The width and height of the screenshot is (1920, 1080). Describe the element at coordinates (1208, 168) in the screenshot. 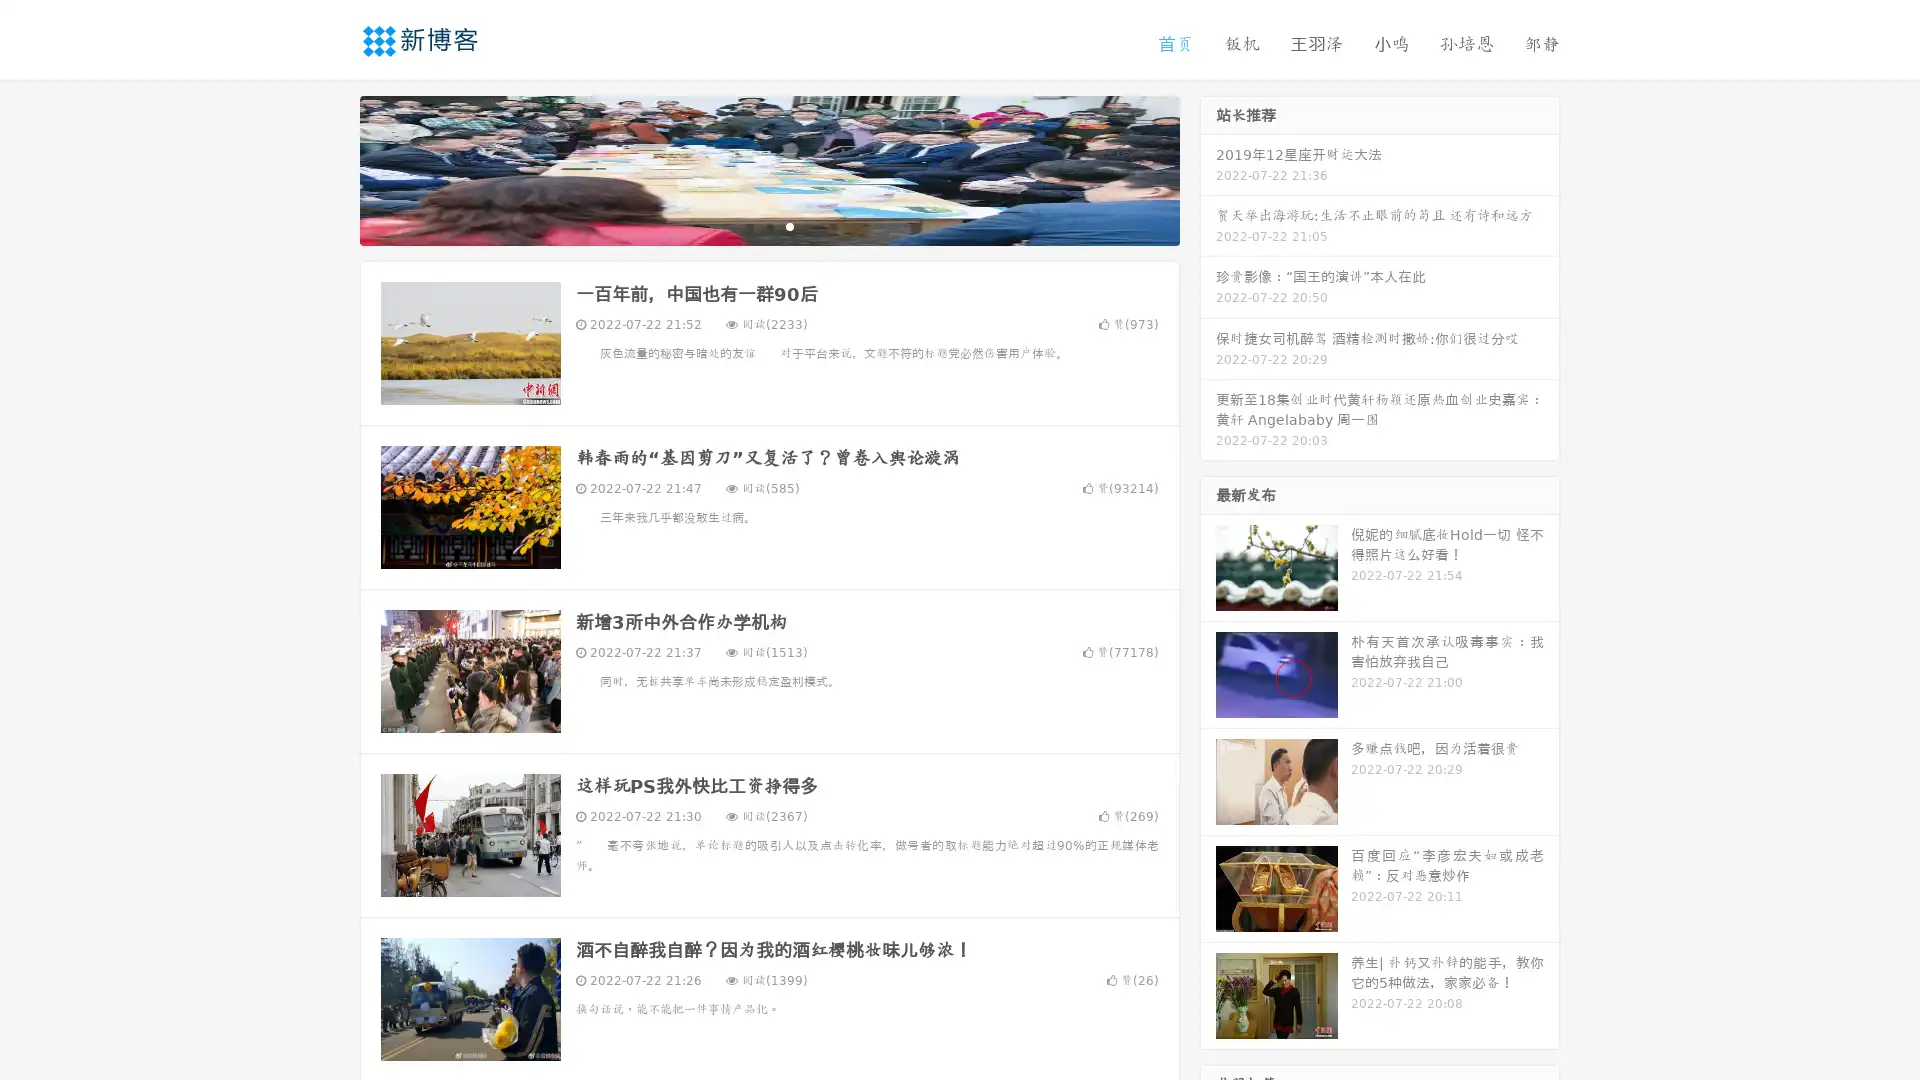

I see `Next slide` at that location.